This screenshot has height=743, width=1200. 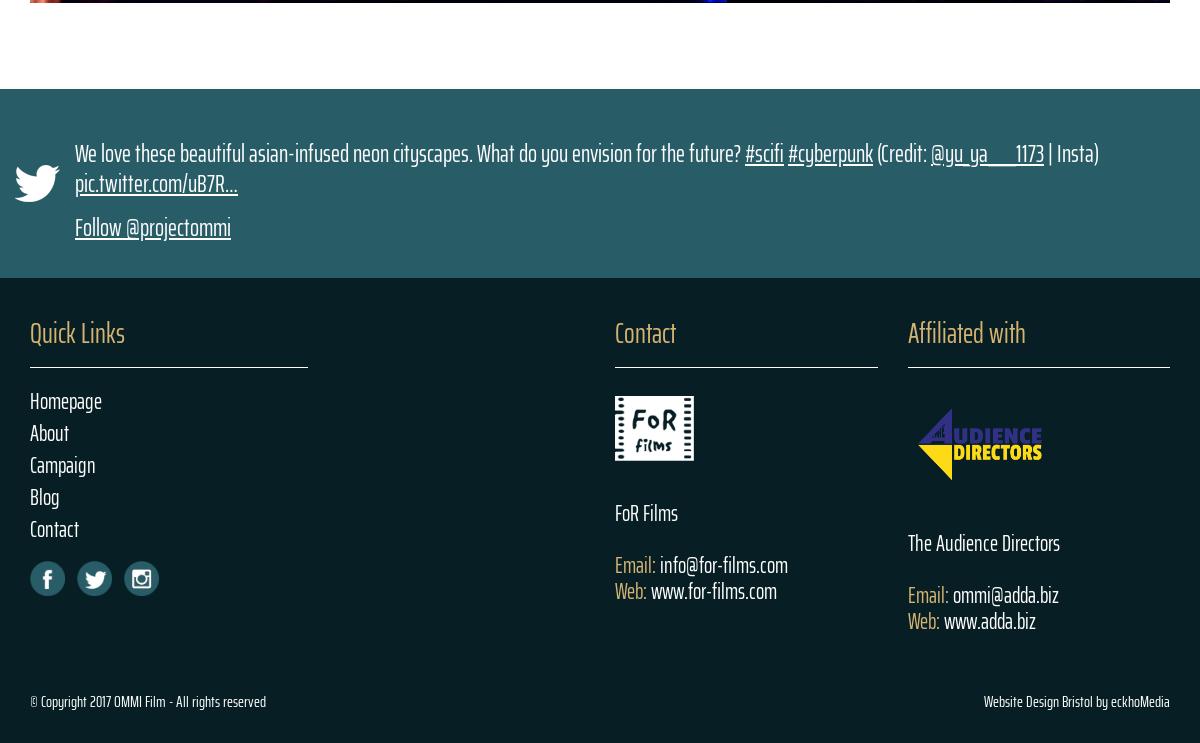 I want to click on 'ommi@adda.biz', so click(x=1005, y=594).